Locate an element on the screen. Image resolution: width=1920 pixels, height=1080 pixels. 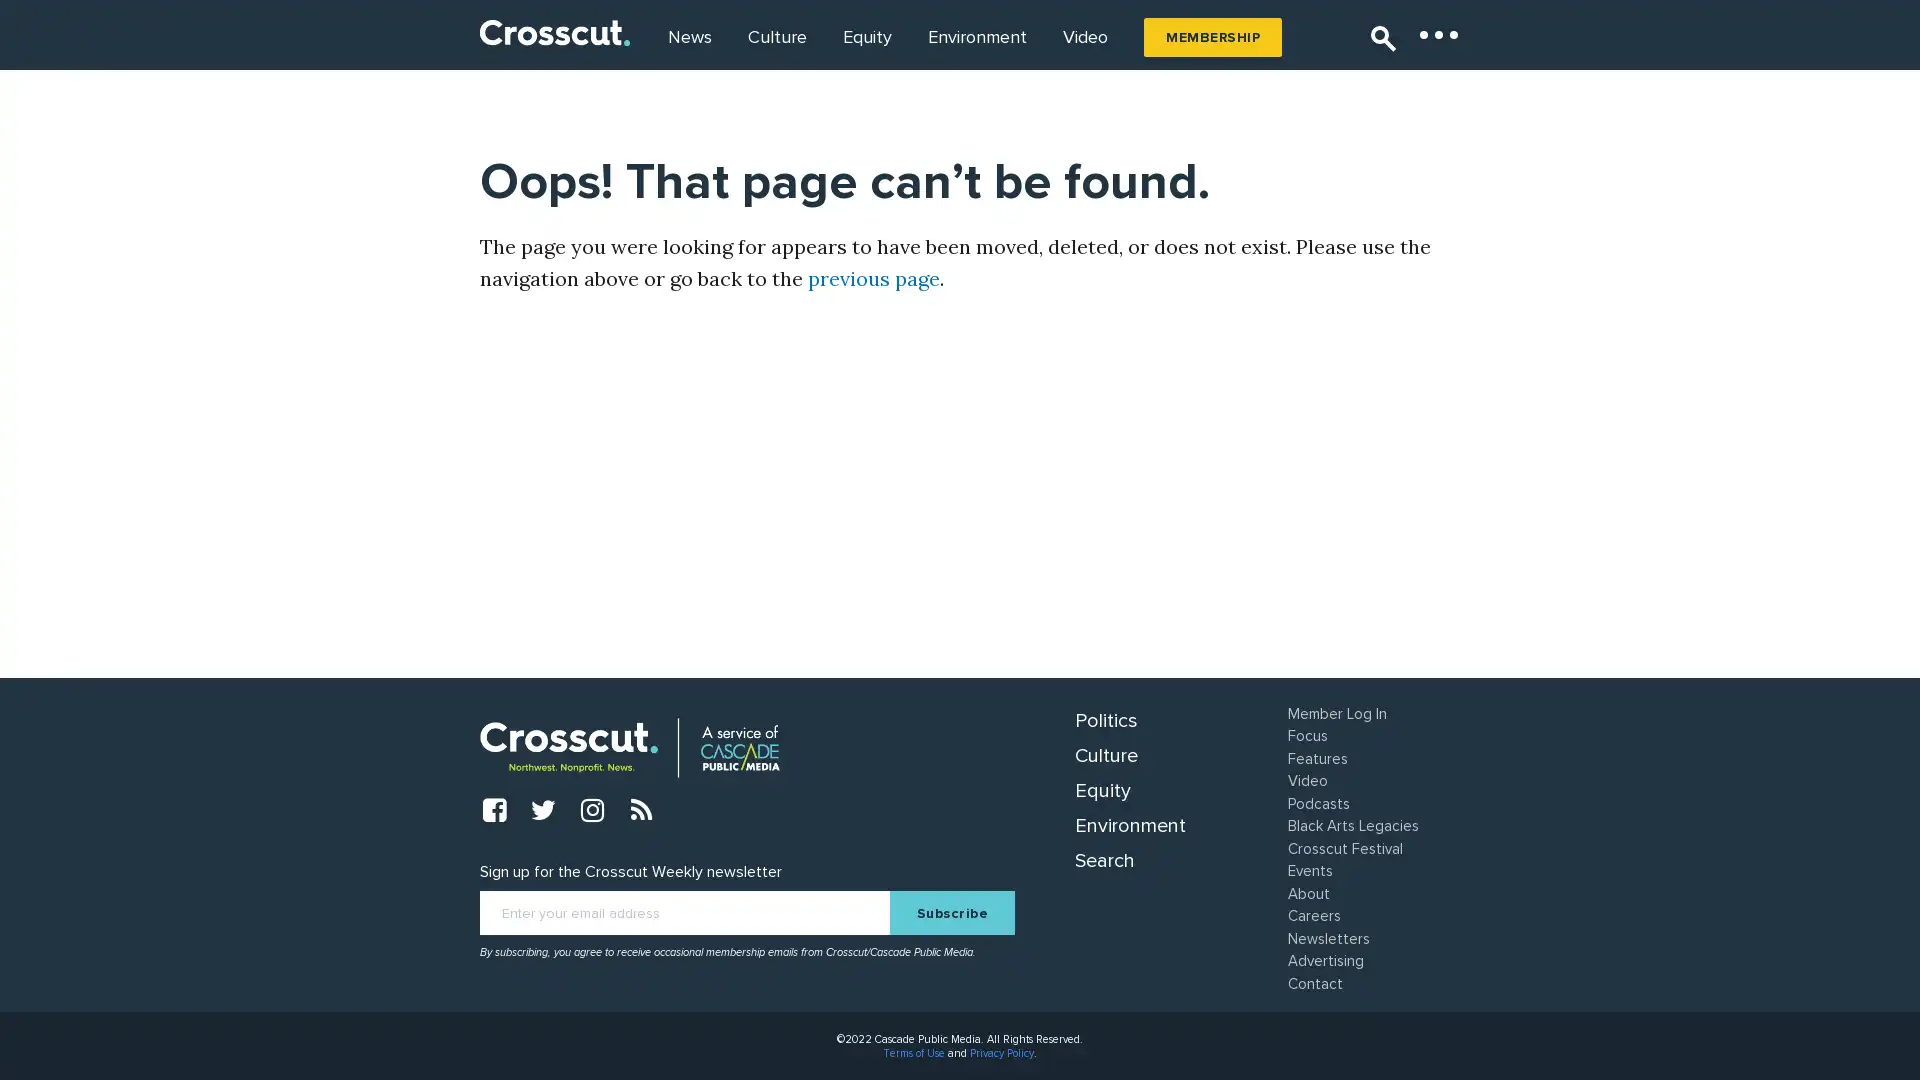
Subscribe is located at coordinates (951, 911).